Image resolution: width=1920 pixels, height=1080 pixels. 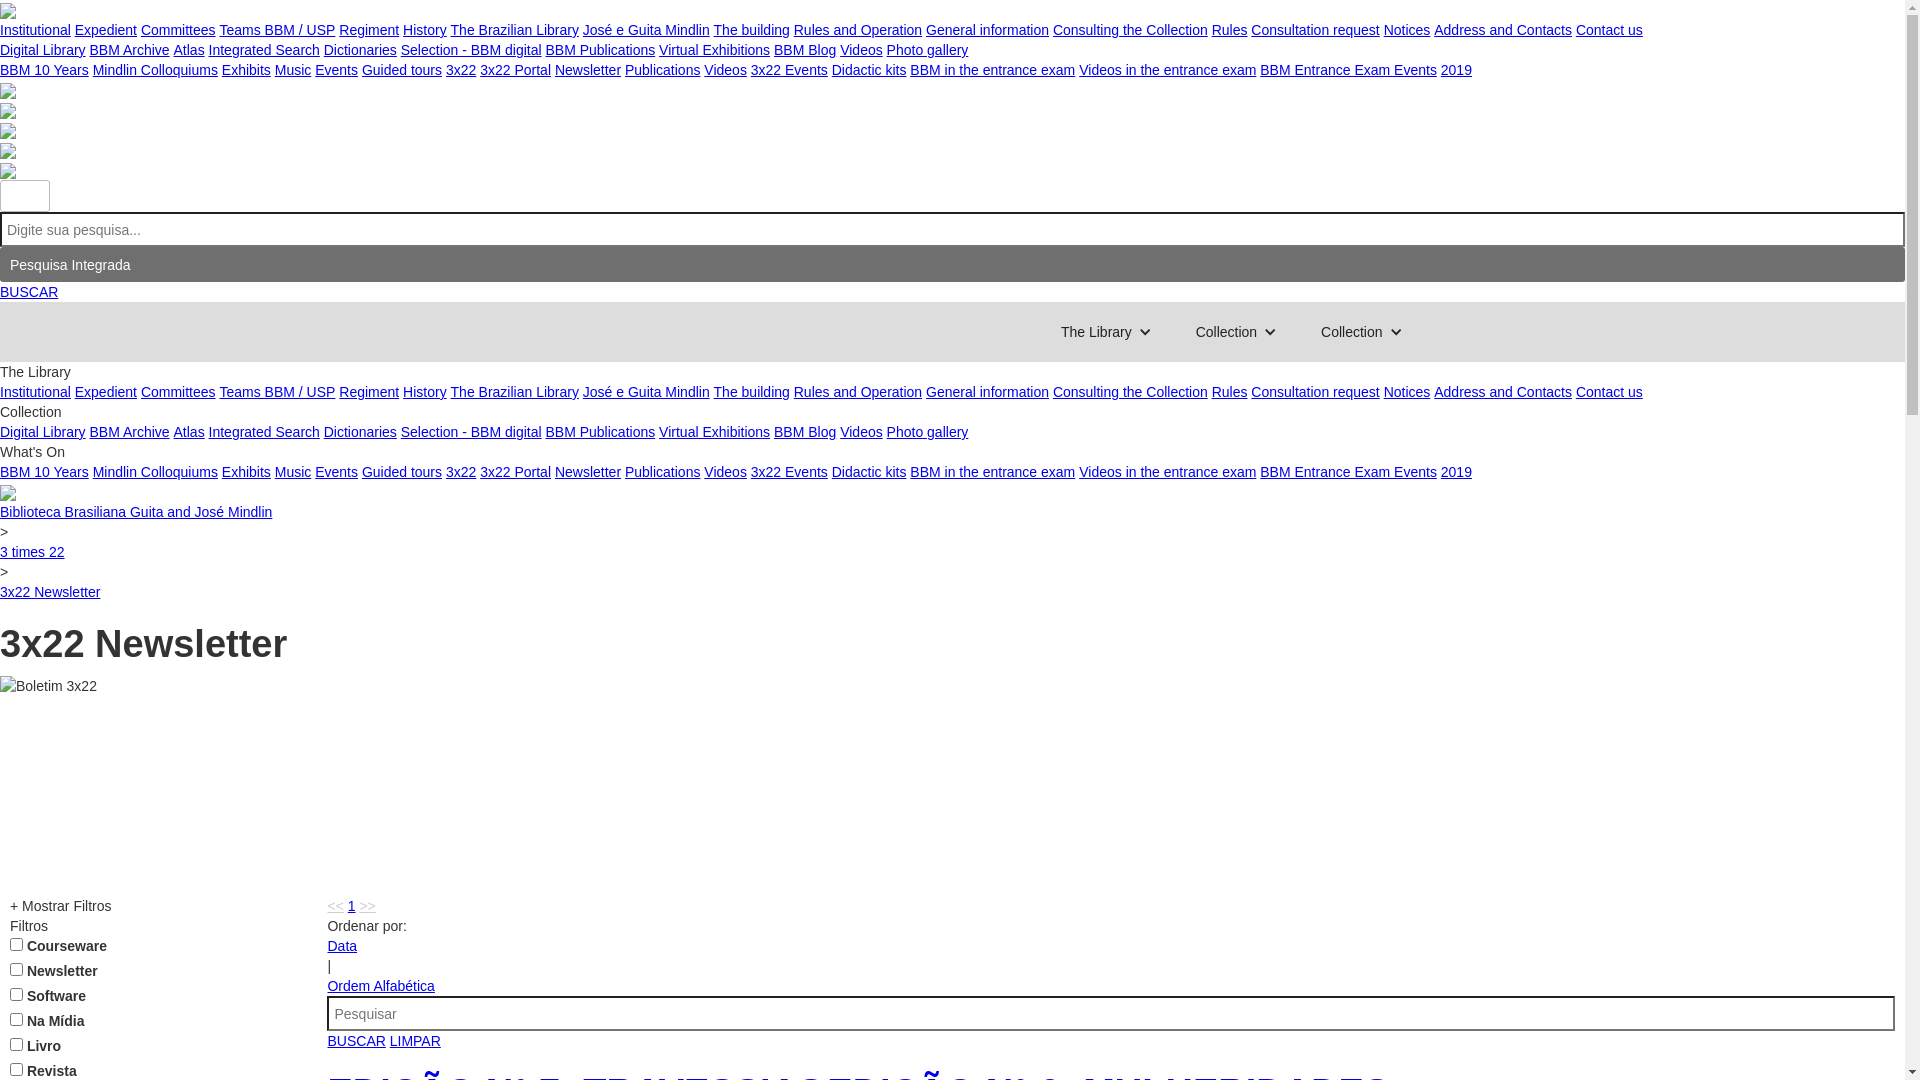 I want to click on '3x22 Portal', so click(x=515, y=68).